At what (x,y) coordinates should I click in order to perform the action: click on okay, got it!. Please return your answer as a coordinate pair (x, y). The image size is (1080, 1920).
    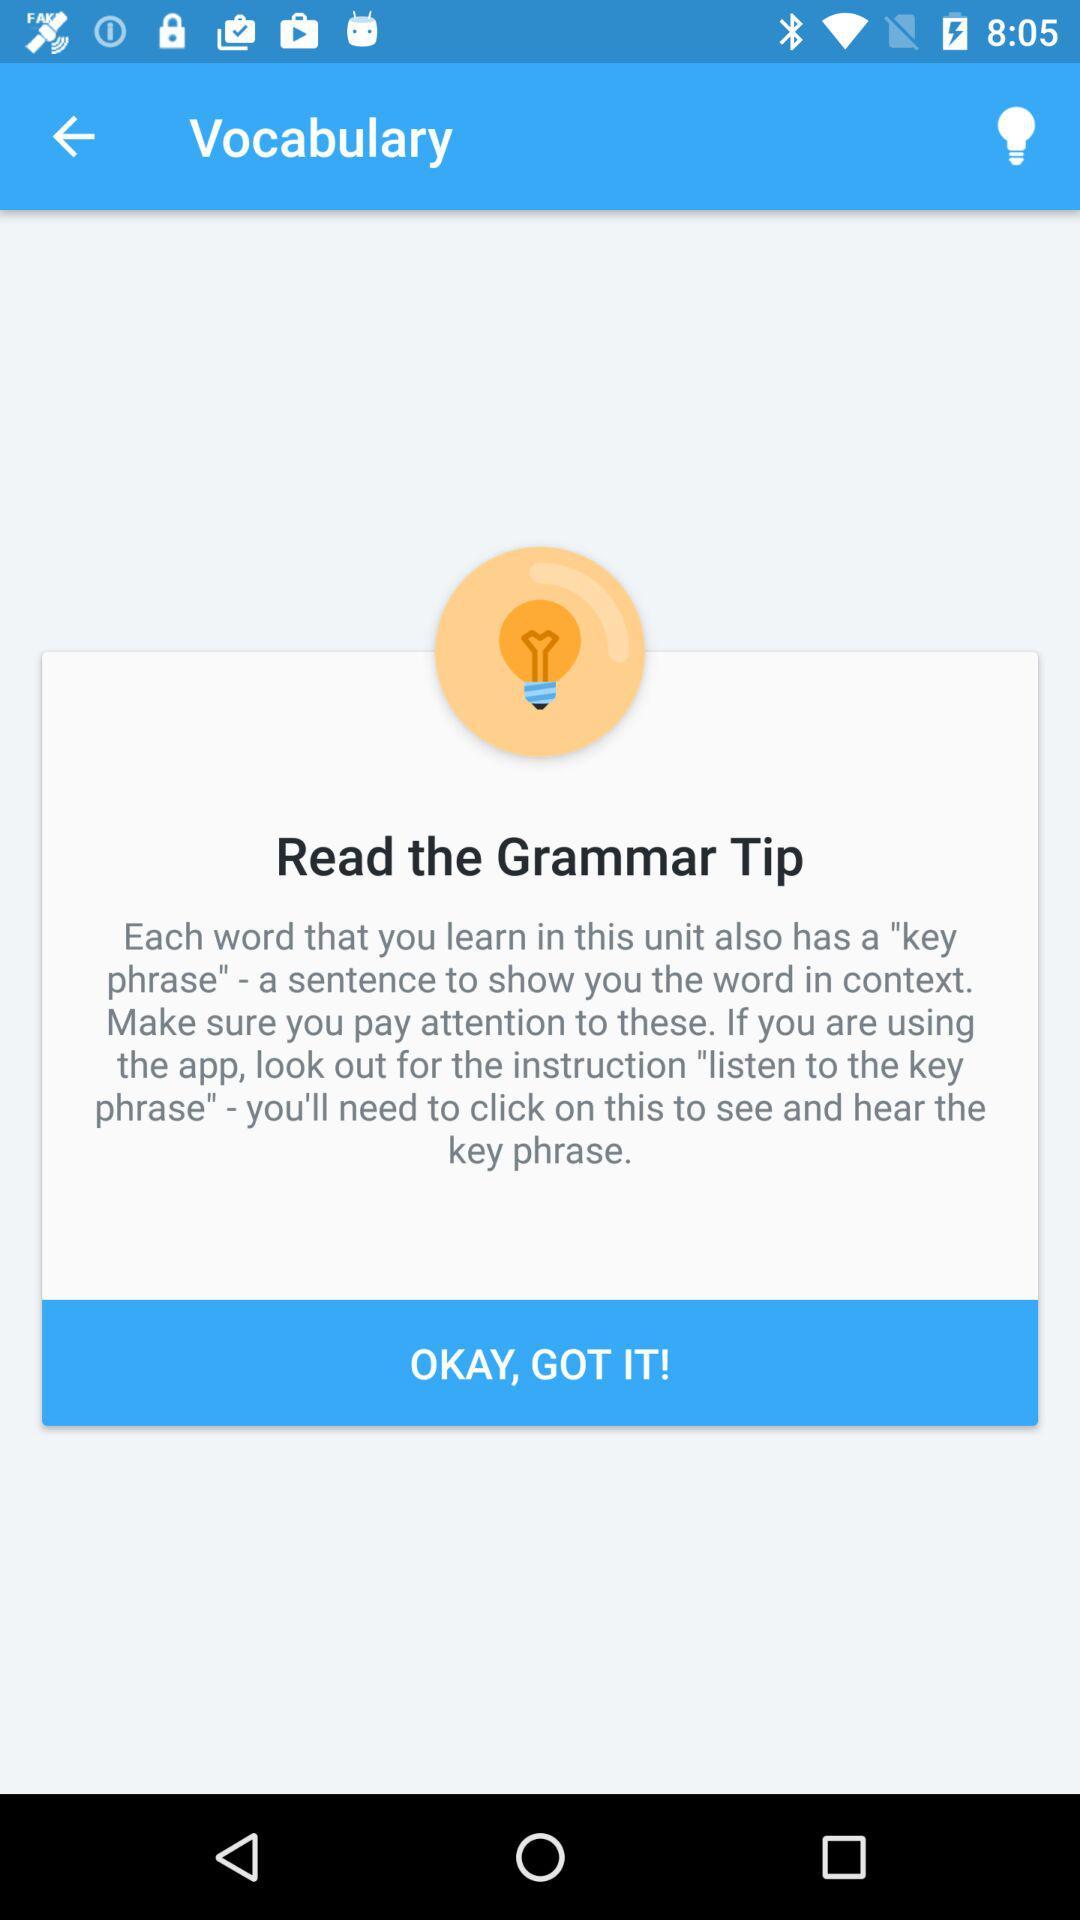
    Looking at the image, I should click on (540, 1361).